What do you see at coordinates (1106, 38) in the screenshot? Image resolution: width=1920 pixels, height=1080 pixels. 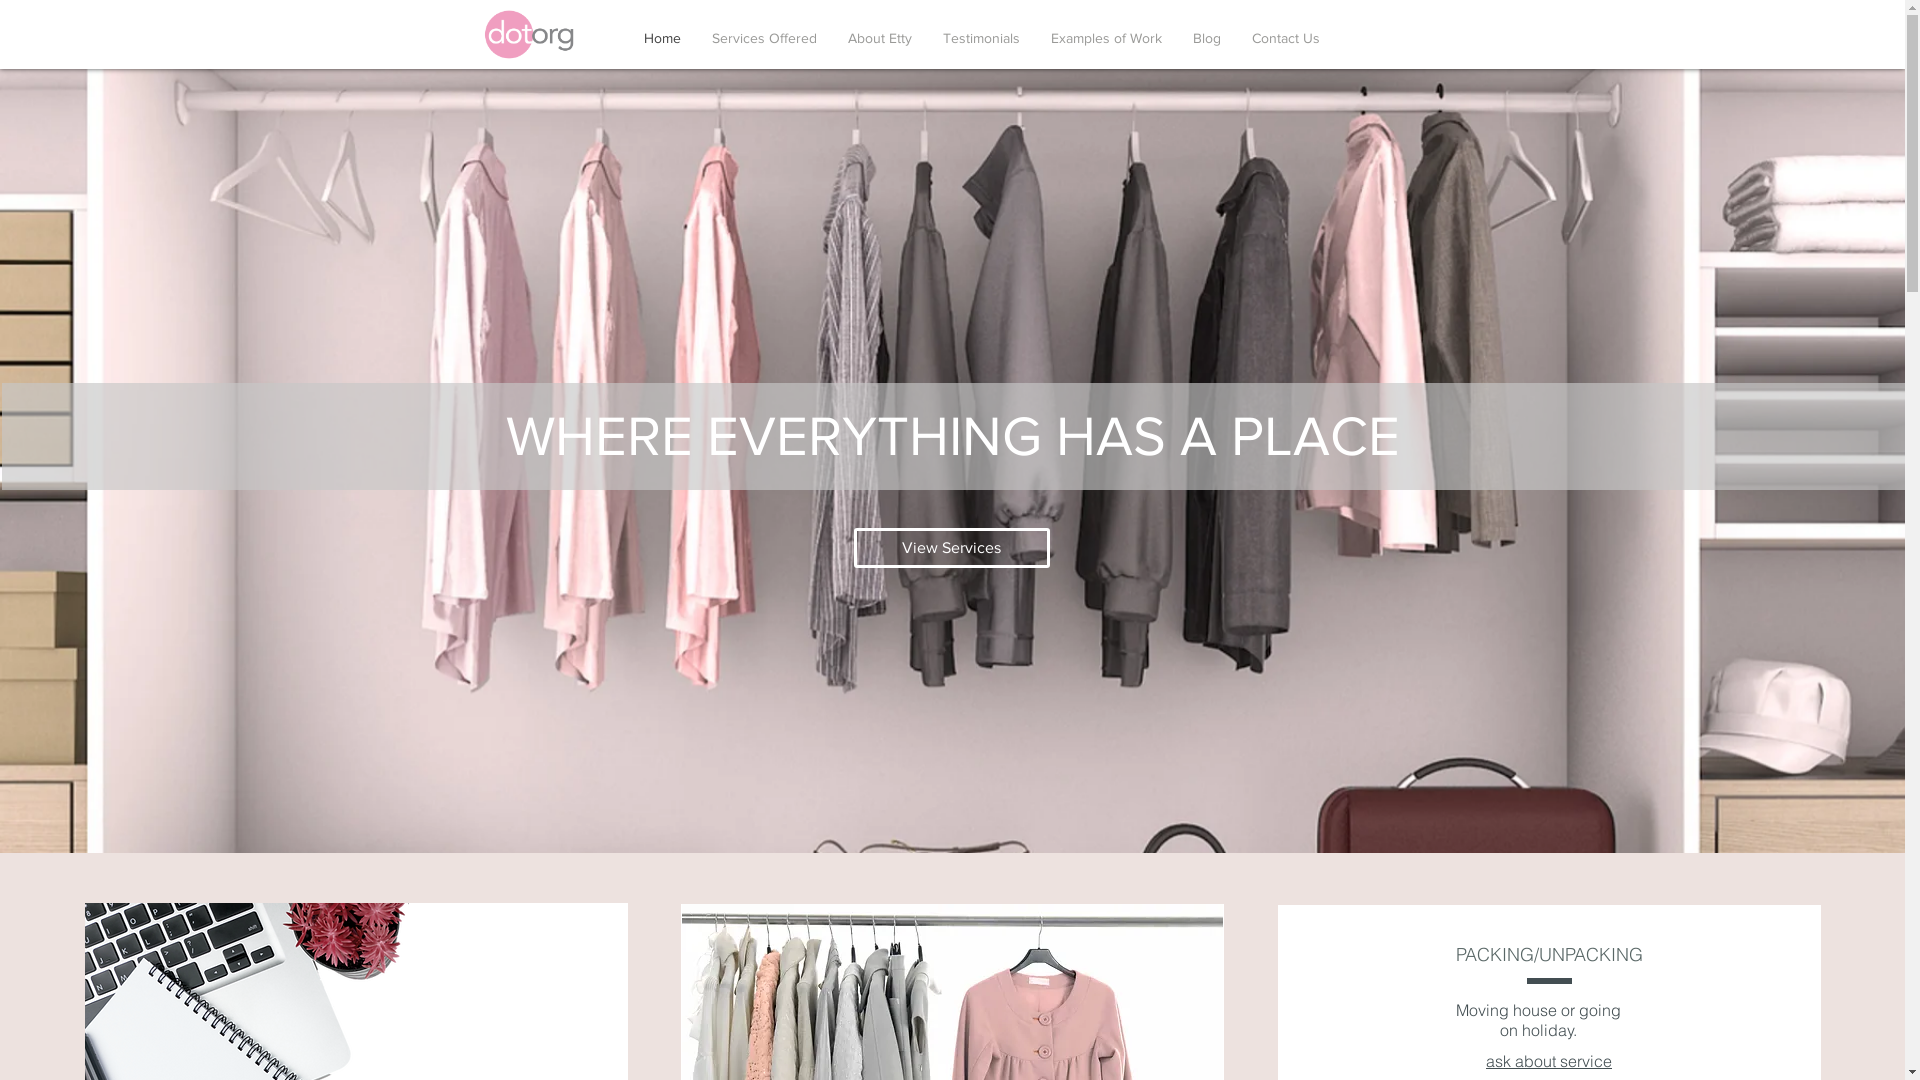 I see `'Examples of Work'` at bounding box center [1106, 38].